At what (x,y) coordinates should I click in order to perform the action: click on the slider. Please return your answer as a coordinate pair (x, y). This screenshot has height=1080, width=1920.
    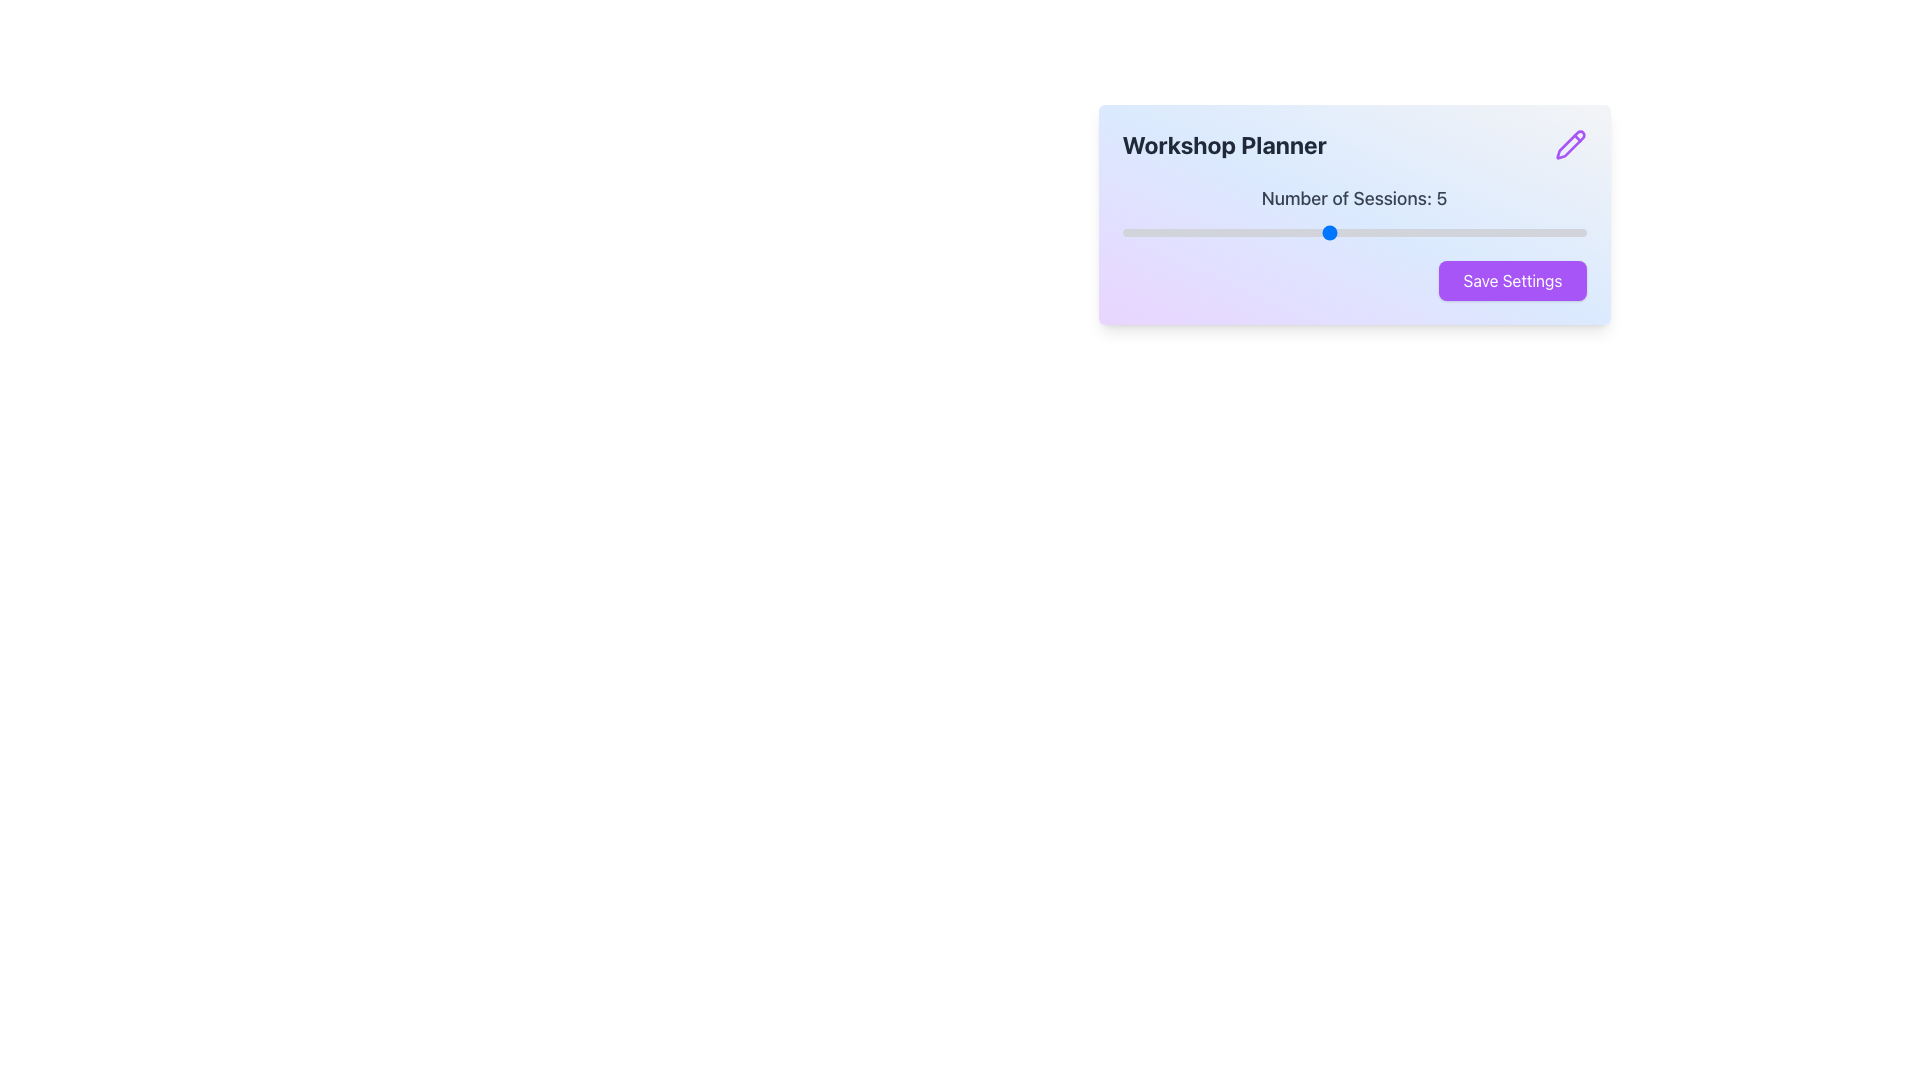
    Looking at the image, I should click on (1533, 231).